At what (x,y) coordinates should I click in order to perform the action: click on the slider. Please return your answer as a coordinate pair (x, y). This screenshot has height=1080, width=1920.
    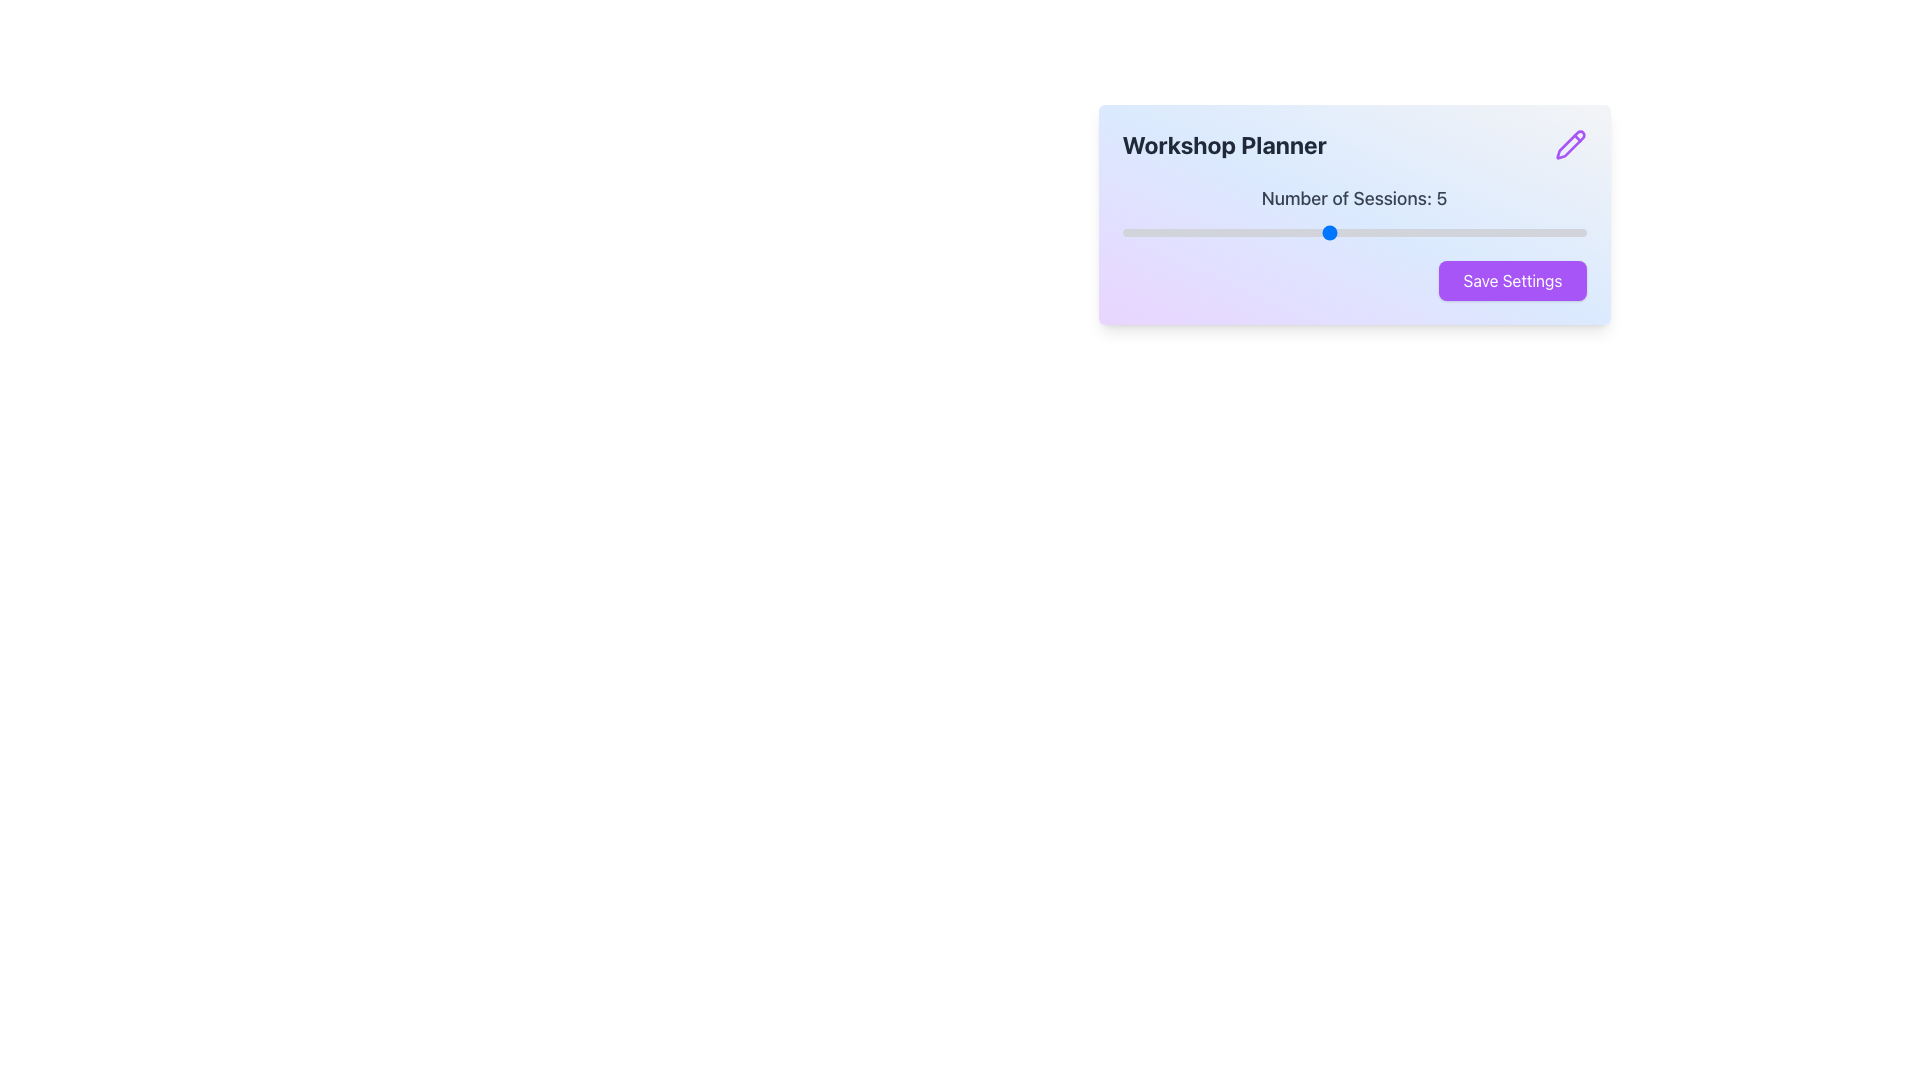
    Looking at the image, I should click on (1533, 231).